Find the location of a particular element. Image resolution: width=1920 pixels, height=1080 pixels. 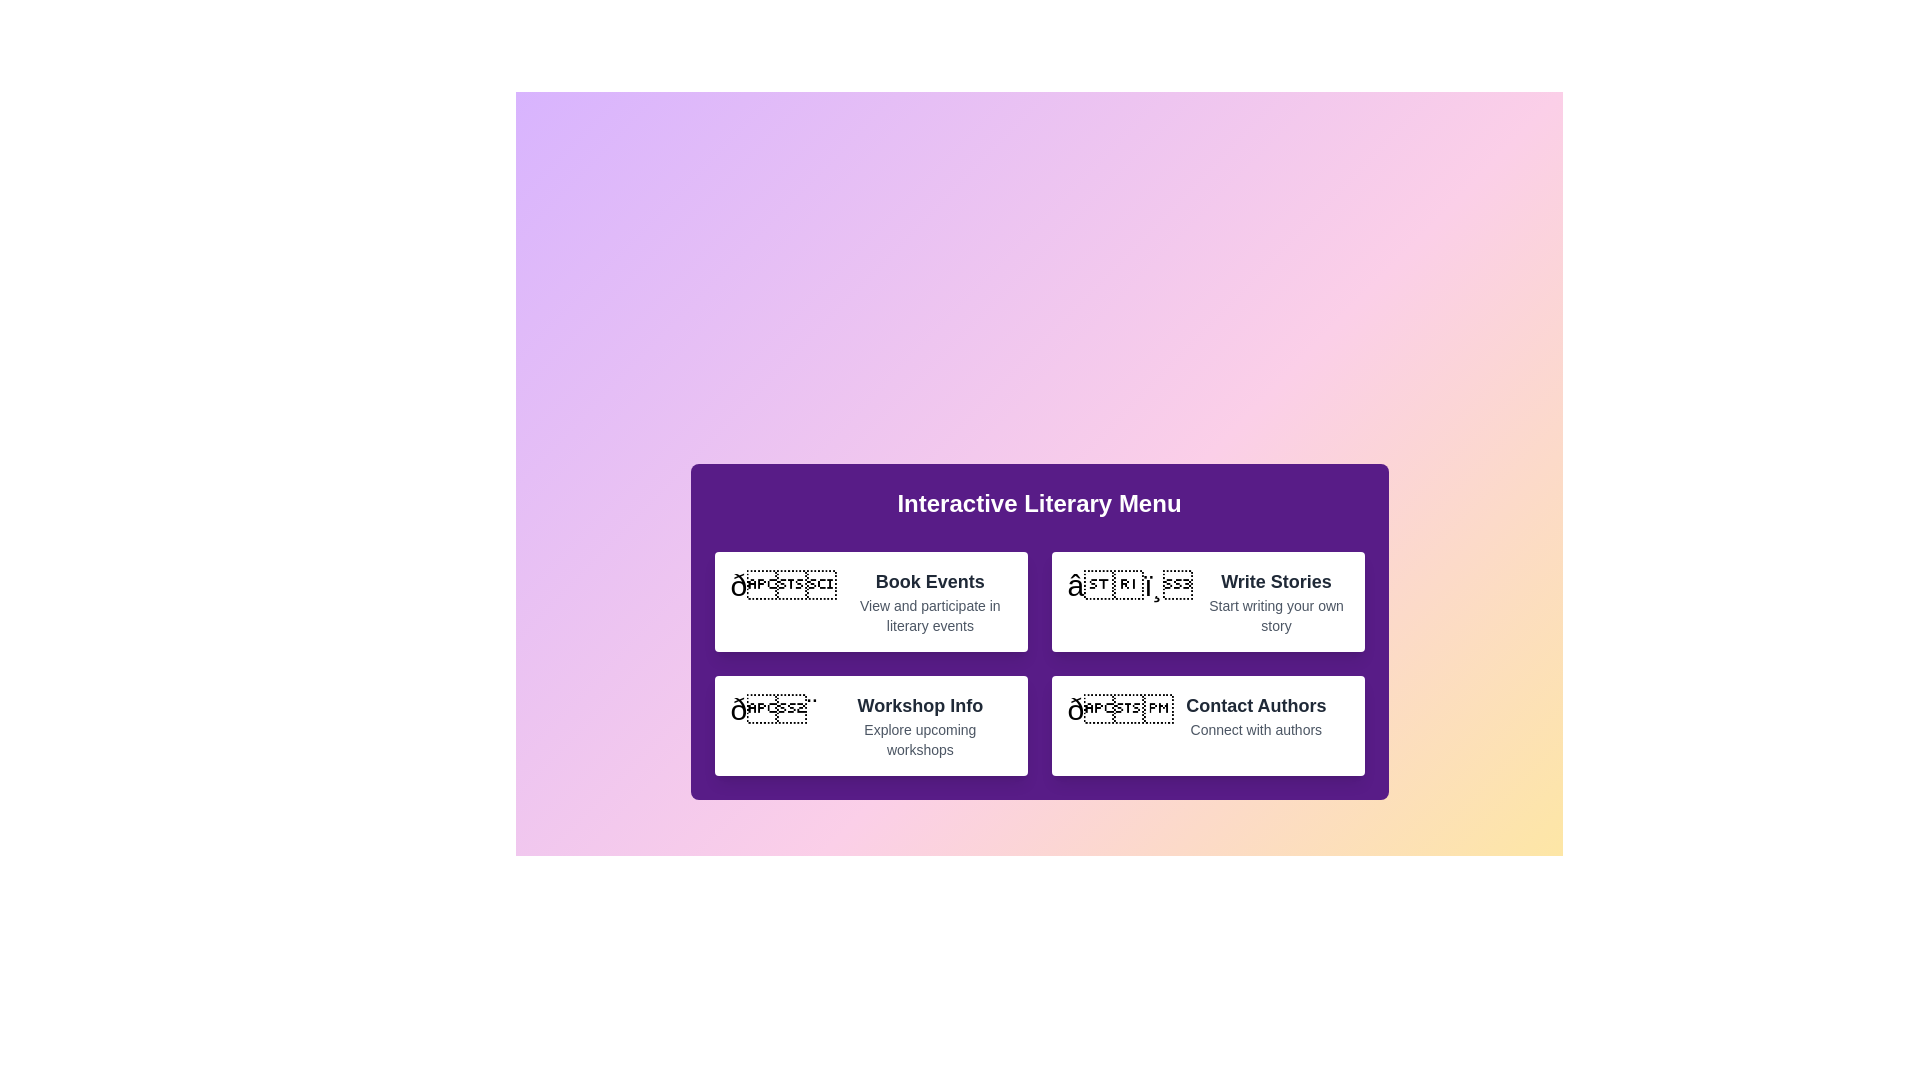

the menu item corresponding to Book Events is located at coordinates (870, 600).